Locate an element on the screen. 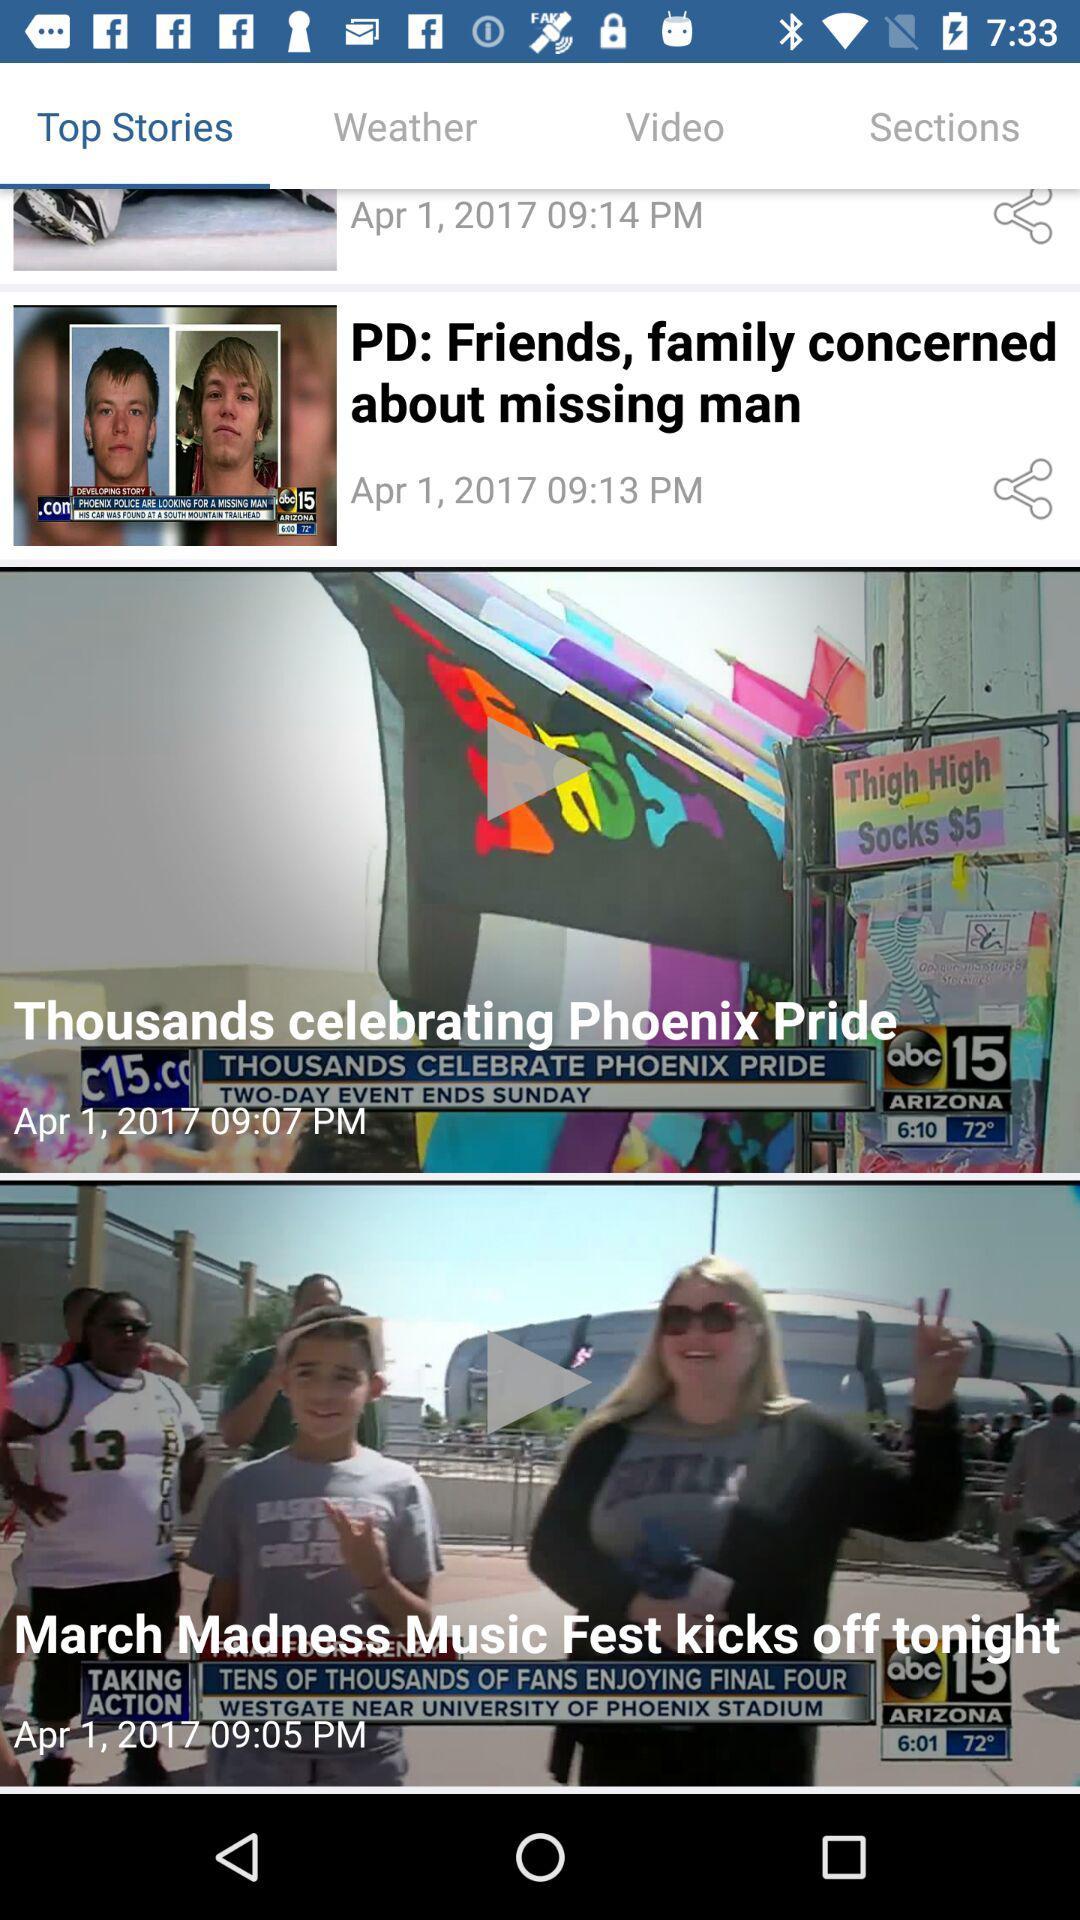 This screenshot has width=1080, height=1920. first share icon is located at coordinates (1027, 221).